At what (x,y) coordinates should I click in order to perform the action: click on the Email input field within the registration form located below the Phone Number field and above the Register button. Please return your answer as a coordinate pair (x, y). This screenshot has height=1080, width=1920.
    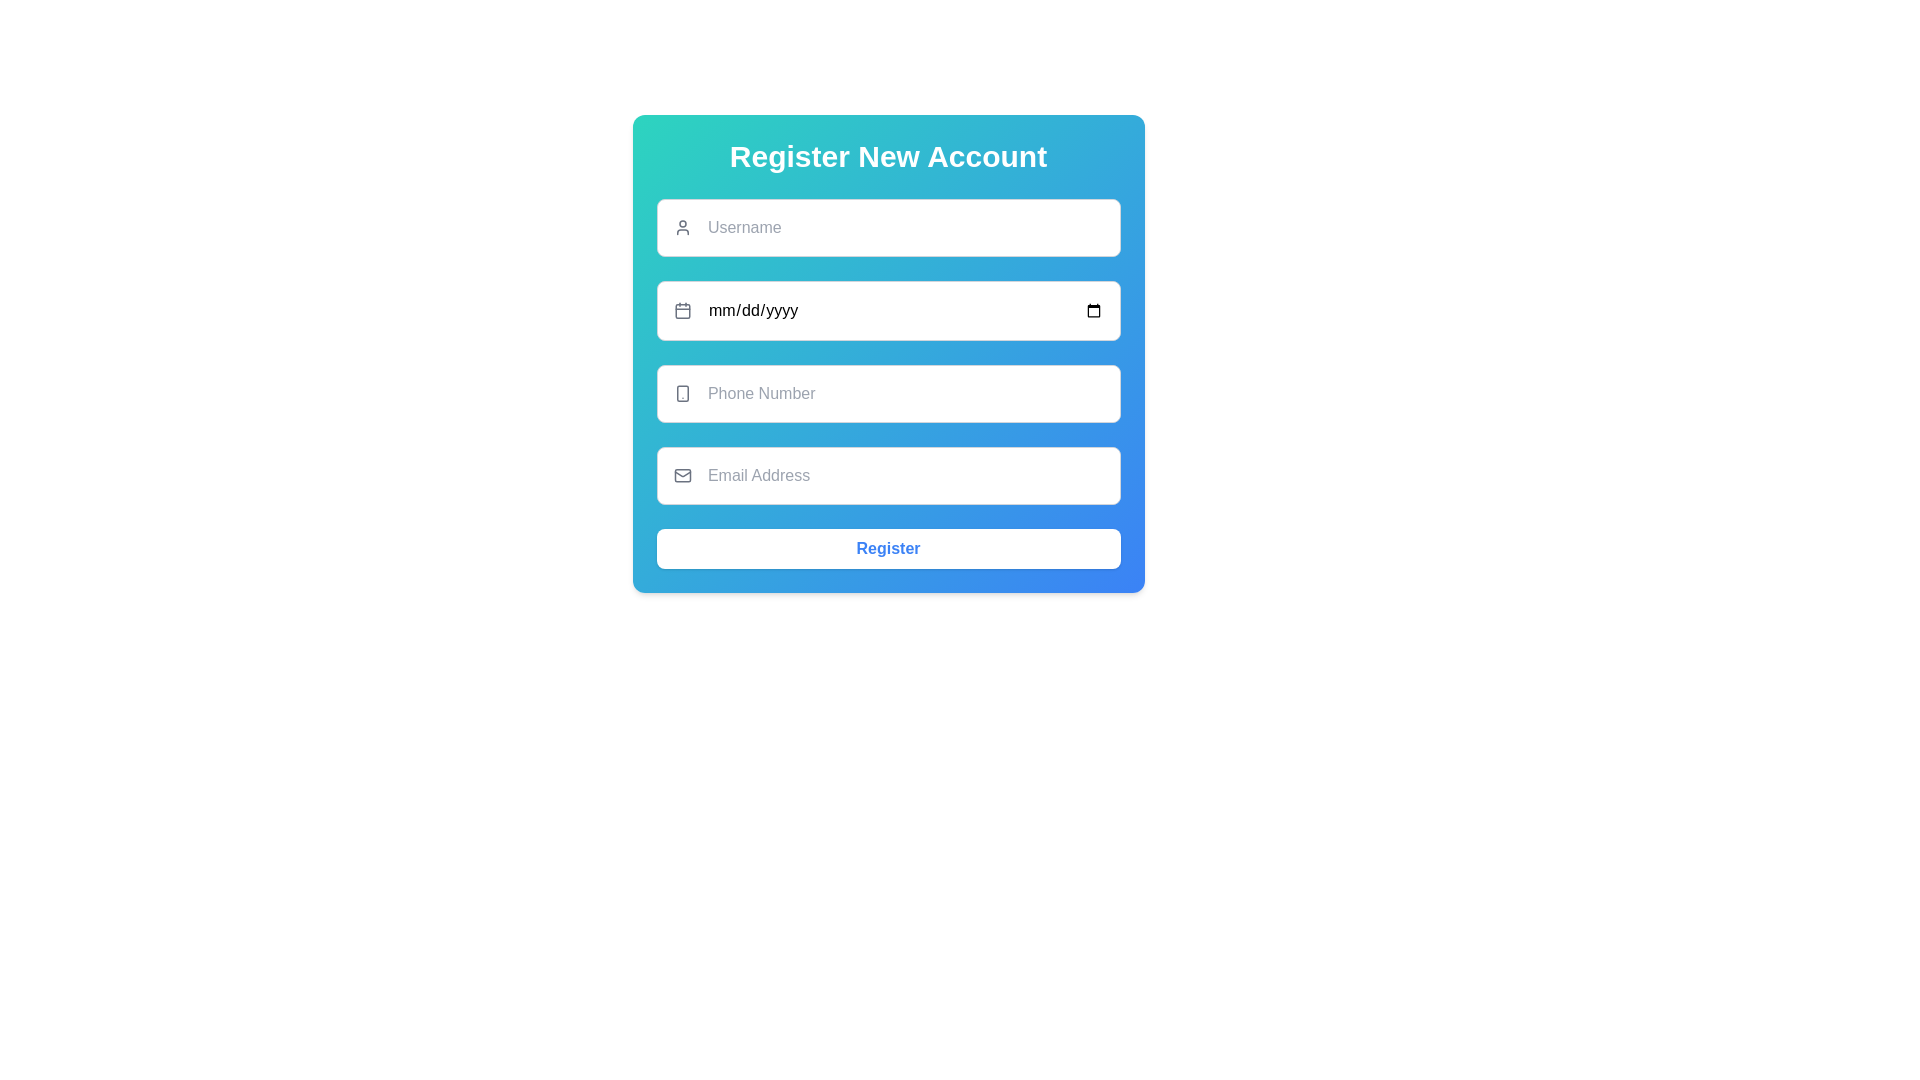
    Looking at the image, I should click on (887, 475).